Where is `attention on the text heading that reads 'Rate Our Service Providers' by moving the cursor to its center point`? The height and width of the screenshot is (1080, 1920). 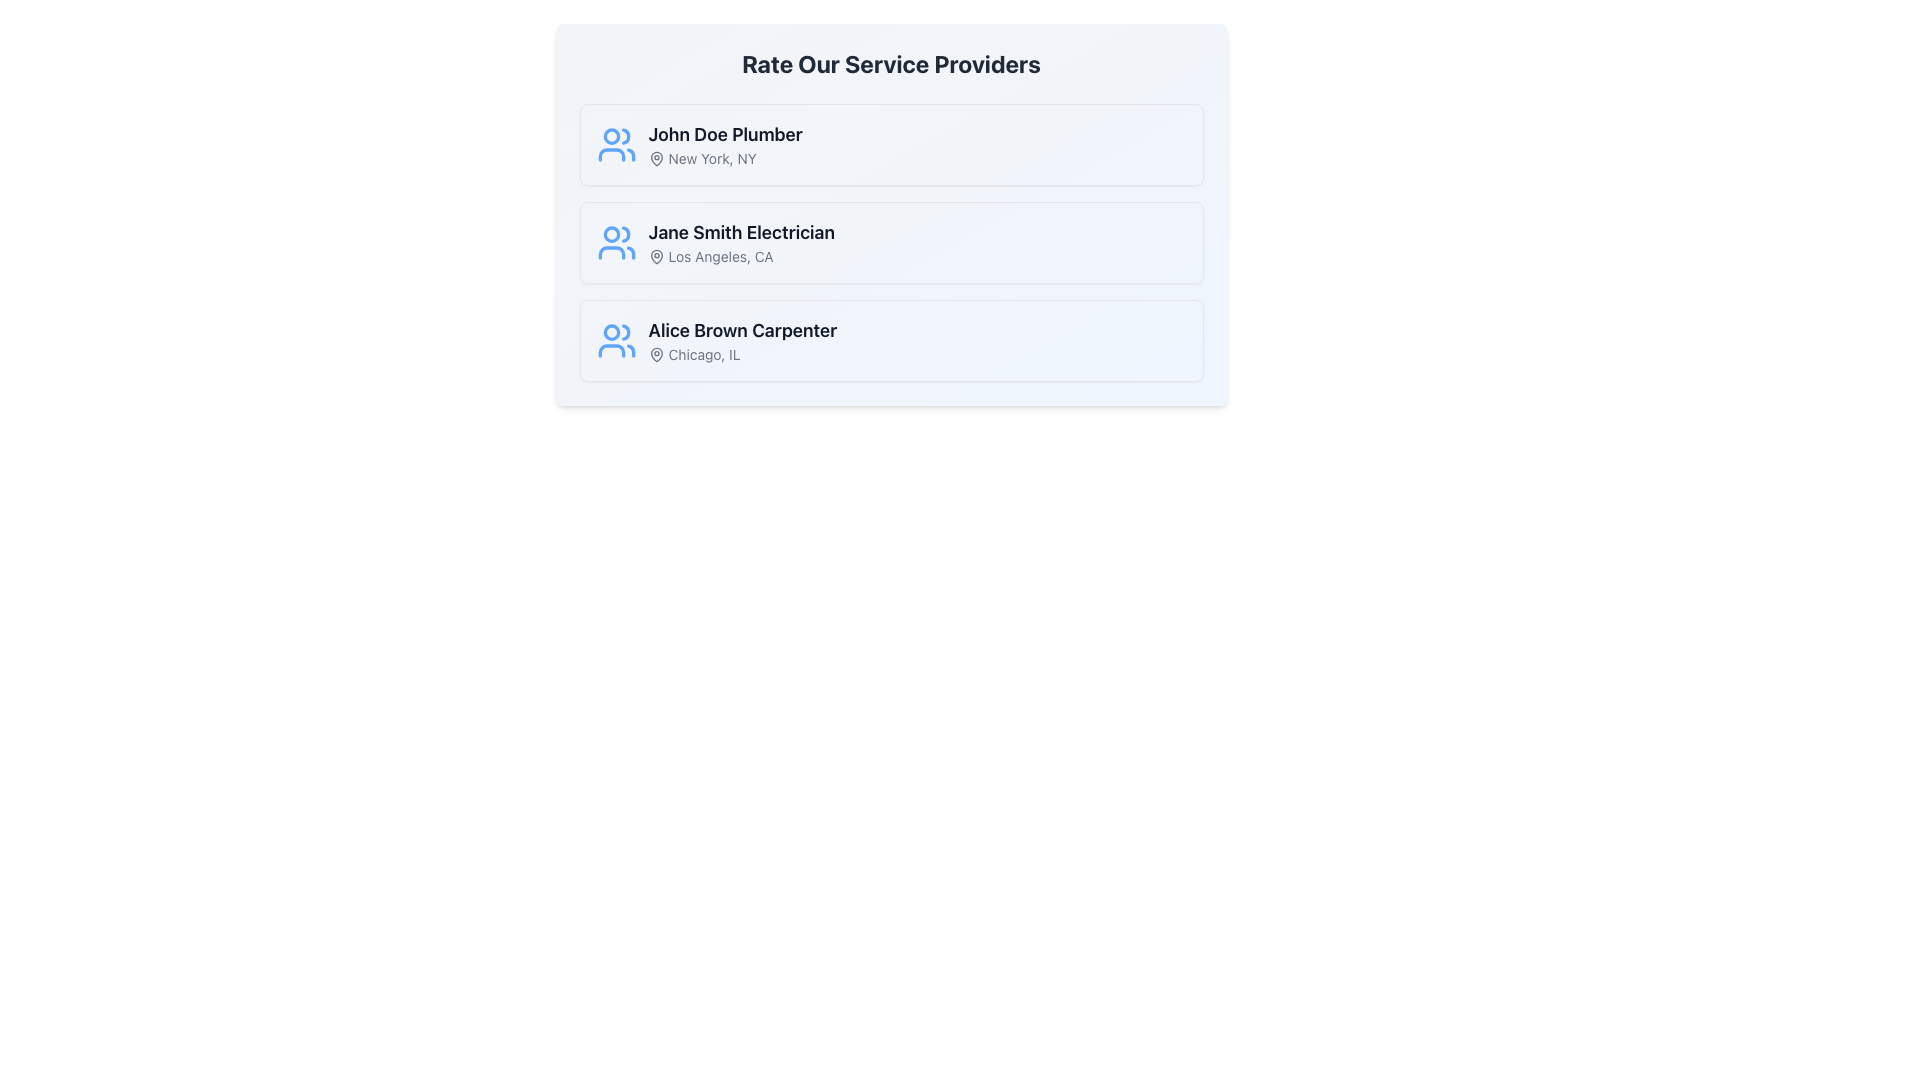
attention on the text heading that reads 'Rate Our Service Providers' by moving the cursor to its center point is located at coordinates (890, 63).